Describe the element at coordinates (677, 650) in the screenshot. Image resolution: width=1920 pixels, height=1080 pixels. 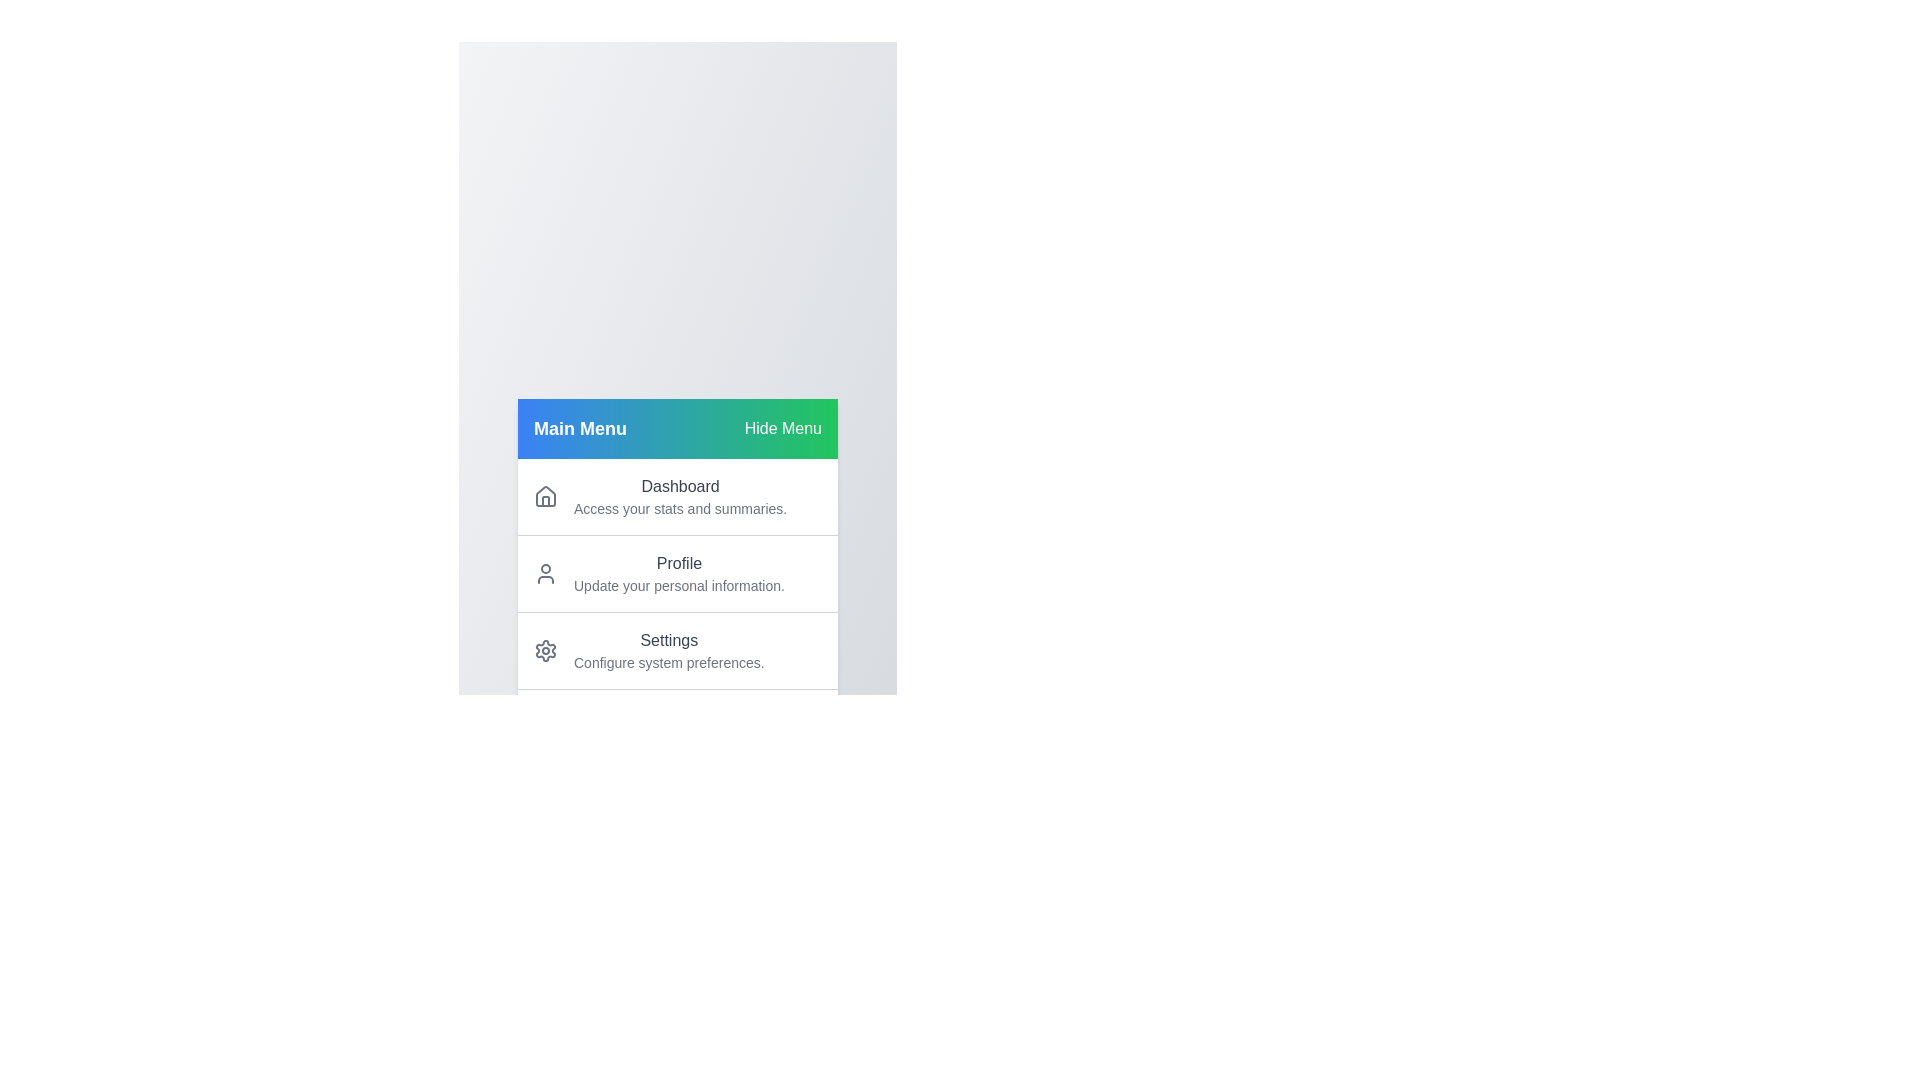
I see `the menu item labeled Settings` at that location.